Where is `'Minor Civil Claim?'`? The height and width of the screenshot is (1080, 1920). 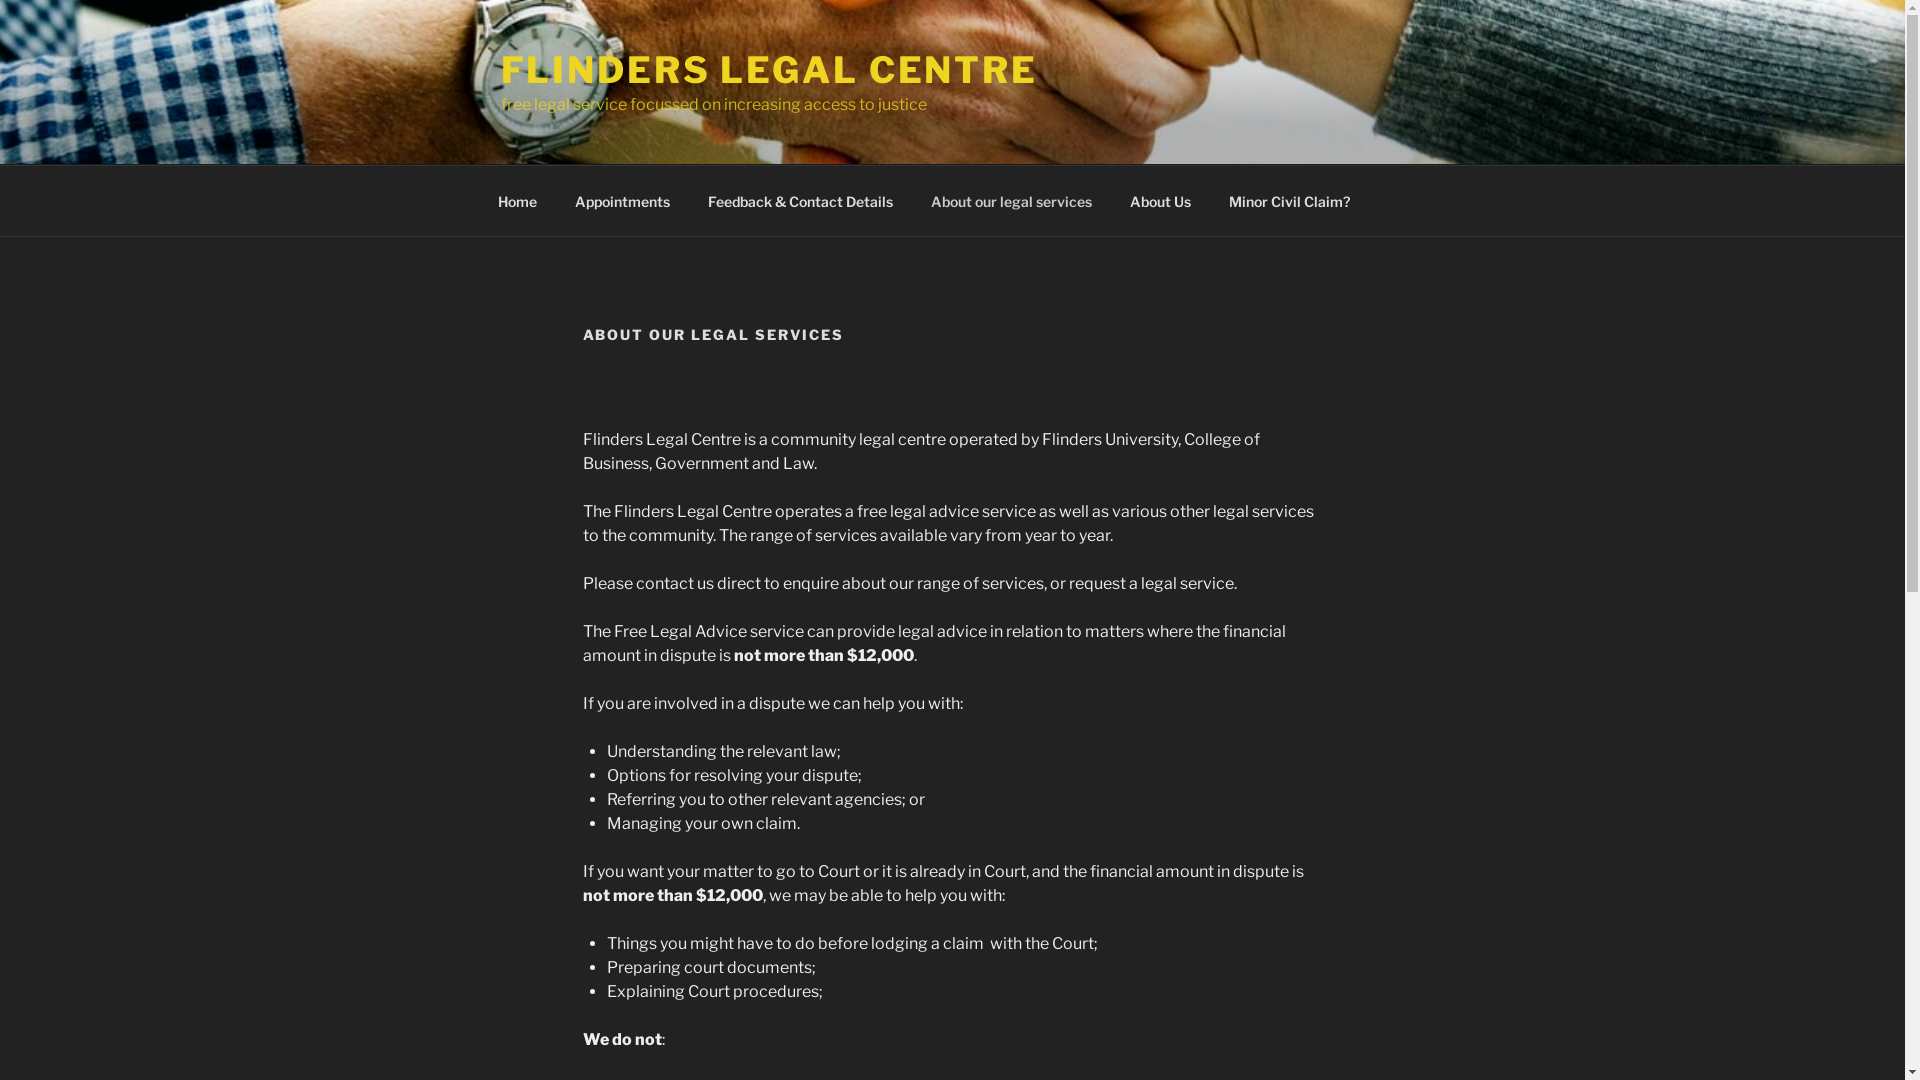 'Minor Civil Claim?' is located at coordinates (1290, 200).